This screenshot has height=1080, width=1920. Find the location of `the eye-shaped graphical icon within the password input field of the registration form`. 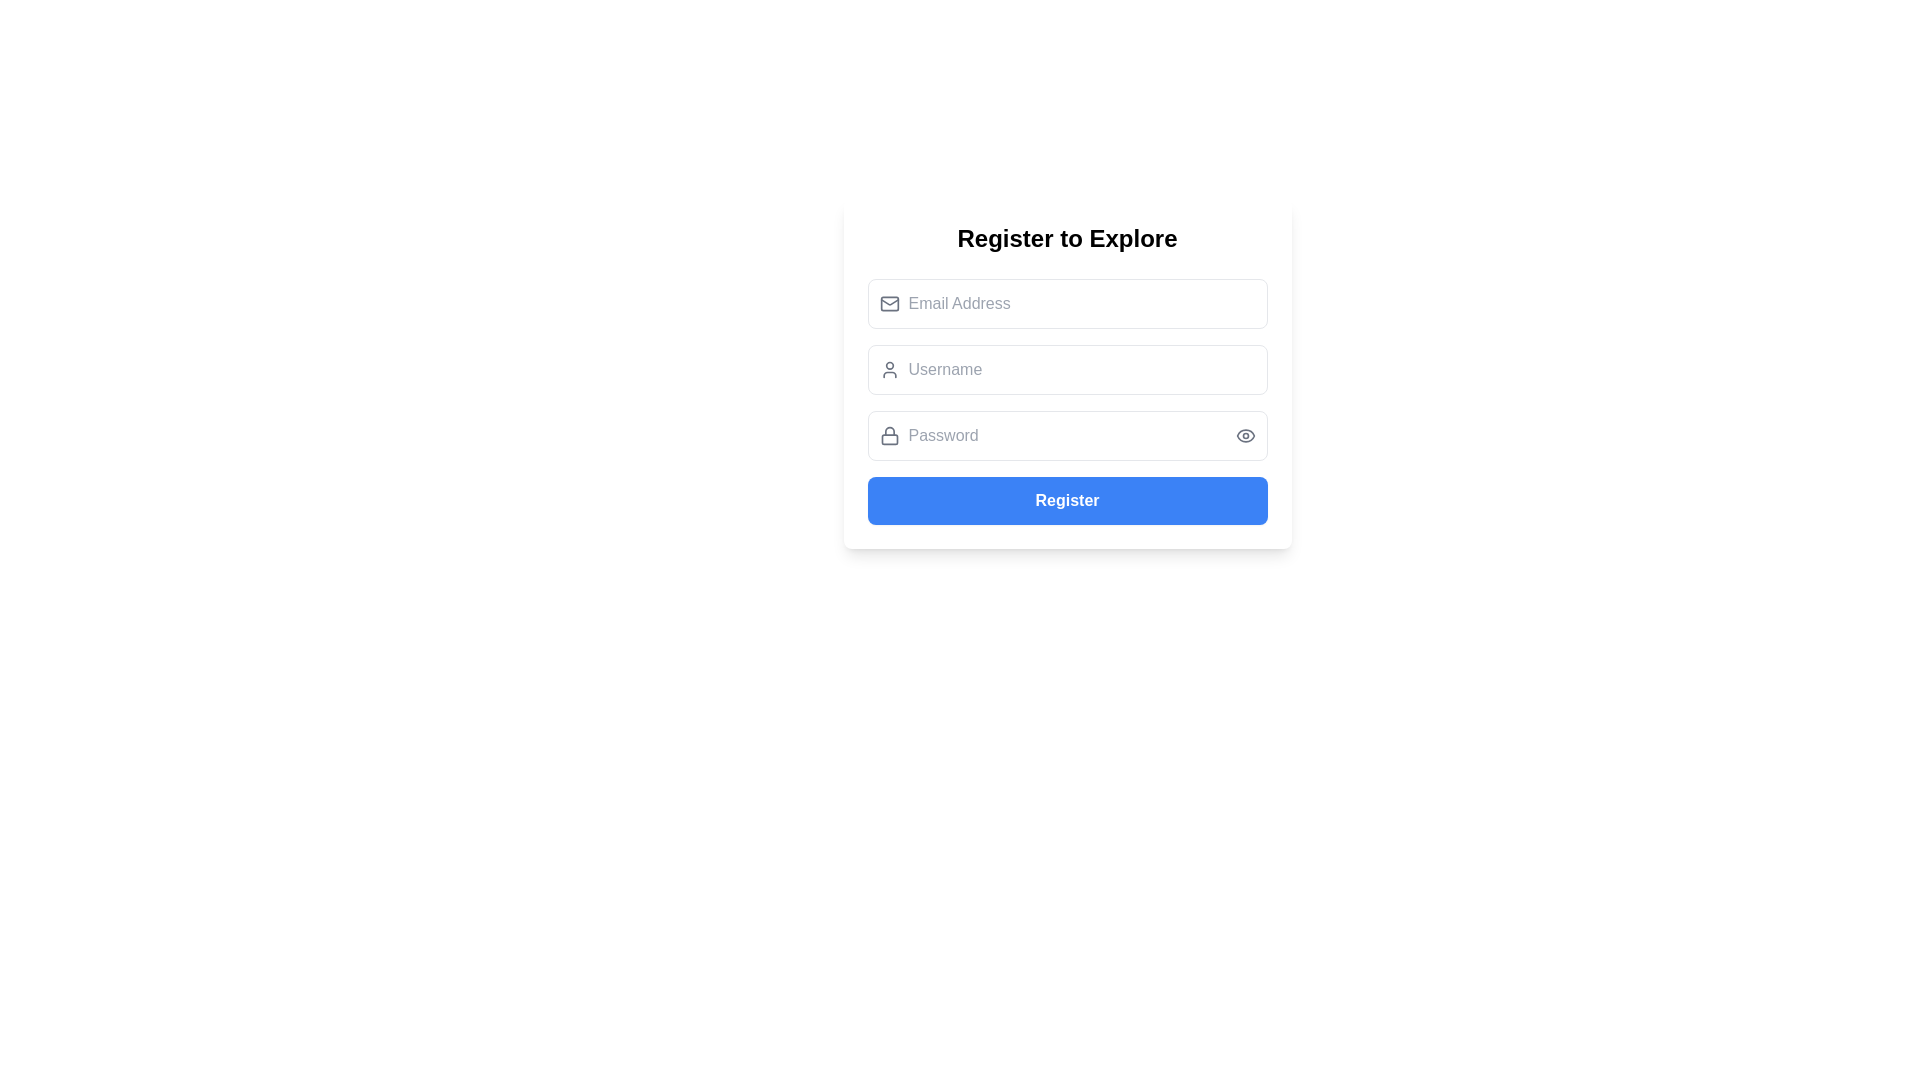

the eye-shaped graphical icon within the password input field of the registration form is located at coordinates (1244, 434).